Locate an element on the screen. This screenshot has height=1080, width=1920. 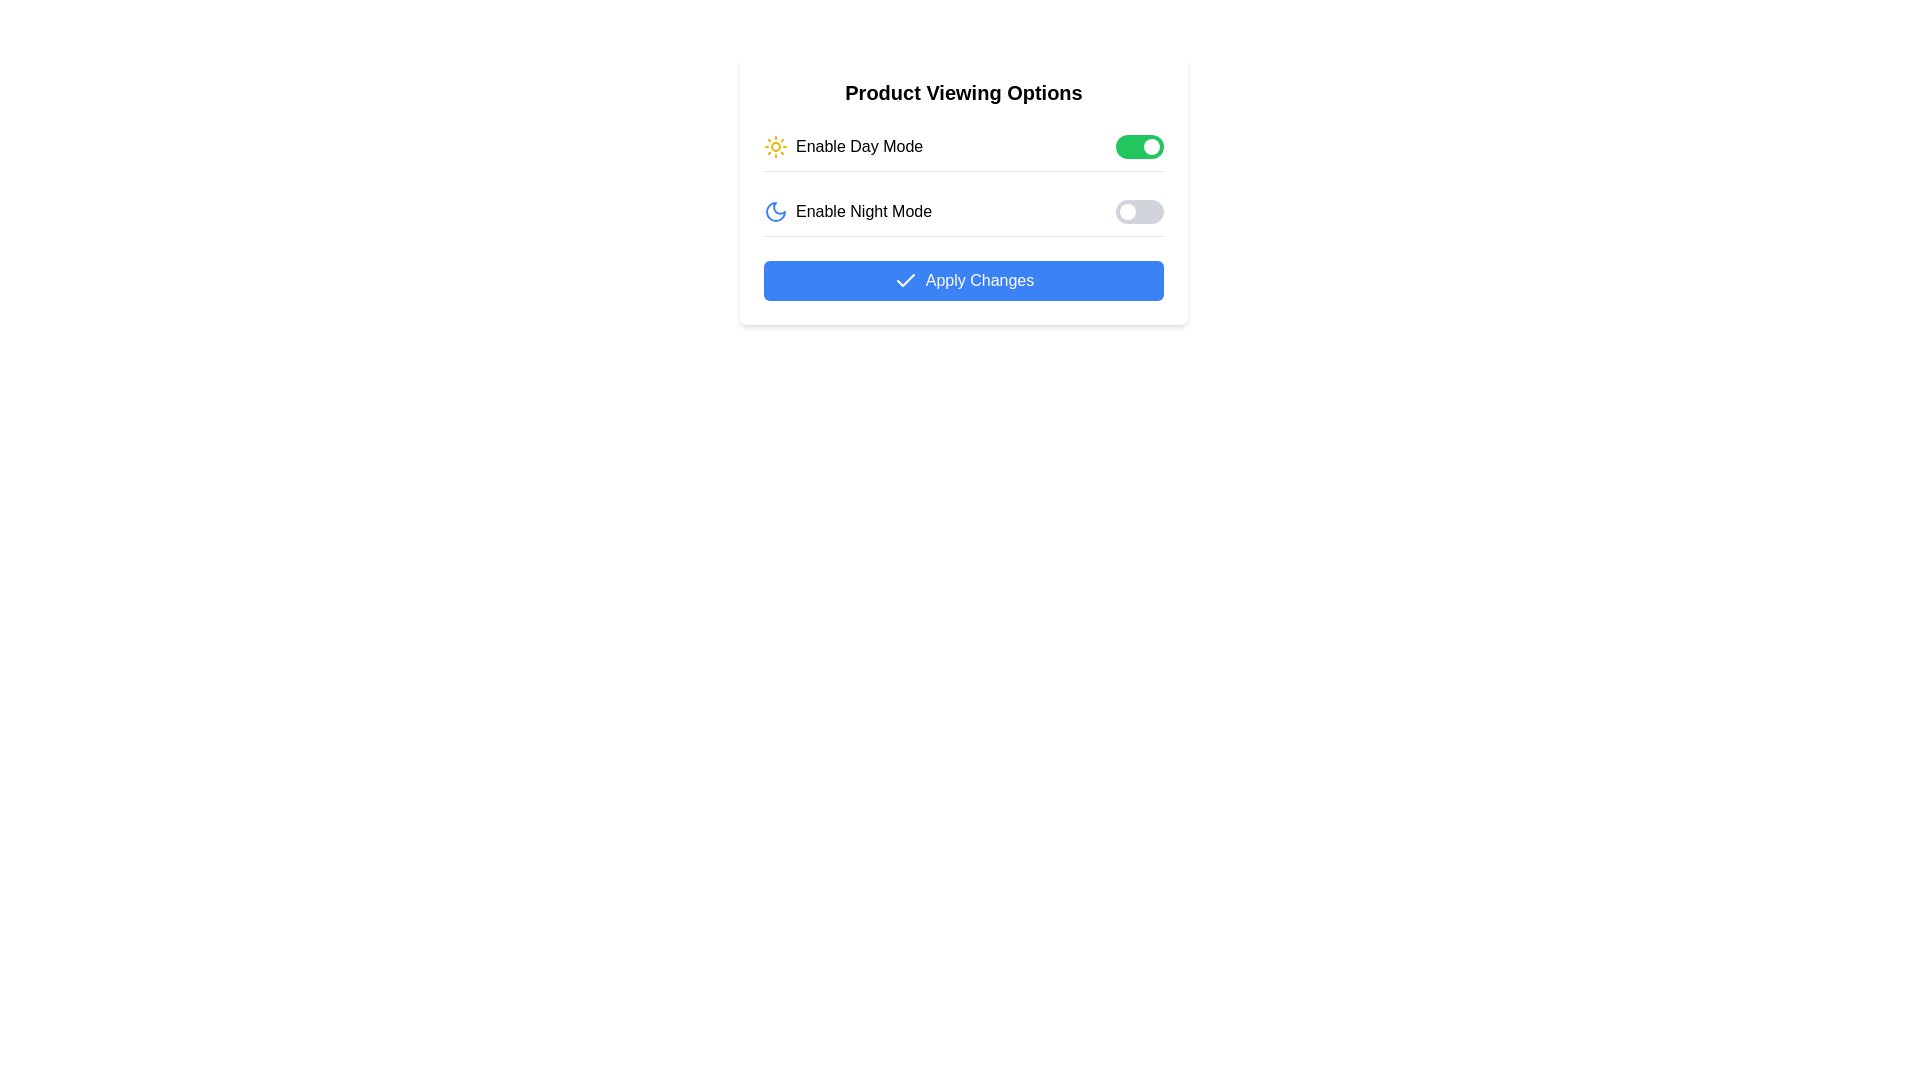
the toggle switch for 'Enable Night Mode' to change its state from 'off' to 'on' or vice versa is located at coordinates (1140, 212).